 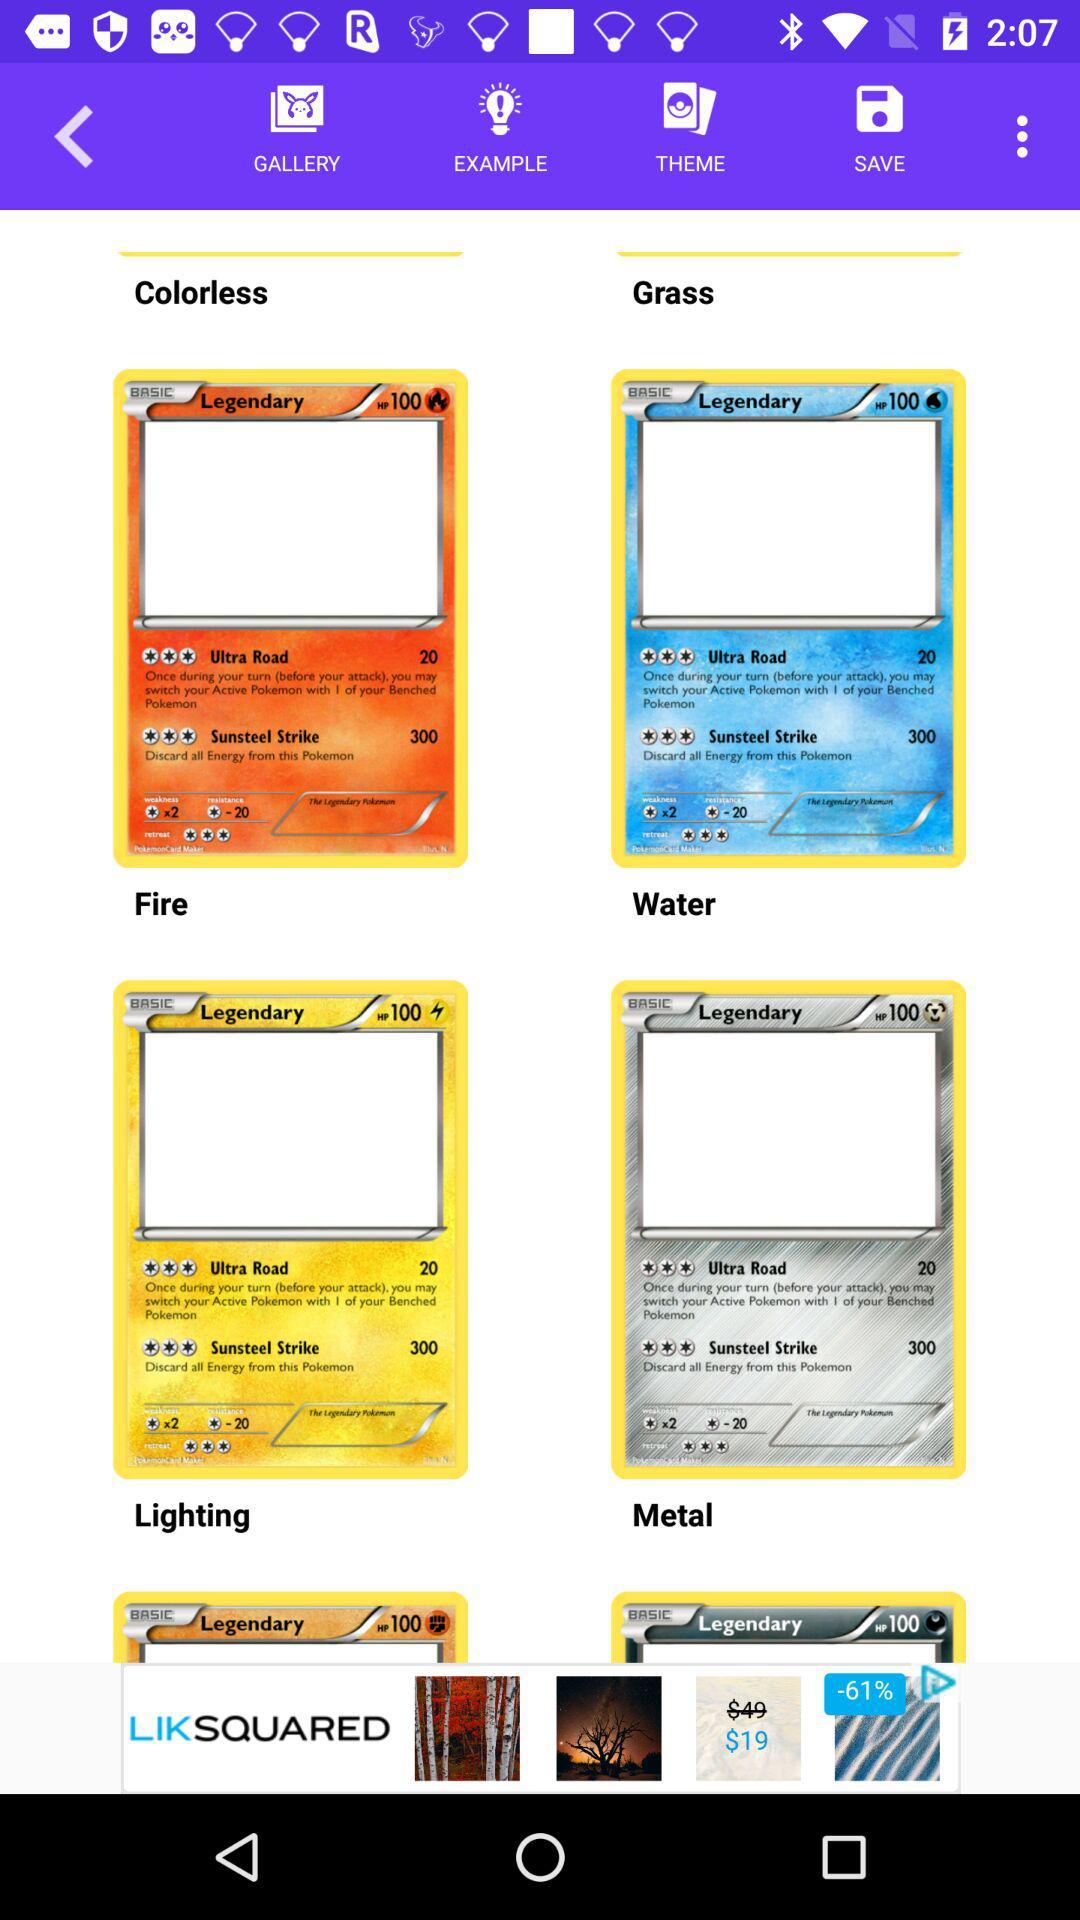 What do you see at coordinates (211, 1228) in the screenshot?
I see `the menu icon` at bounding box center [211, 1228].